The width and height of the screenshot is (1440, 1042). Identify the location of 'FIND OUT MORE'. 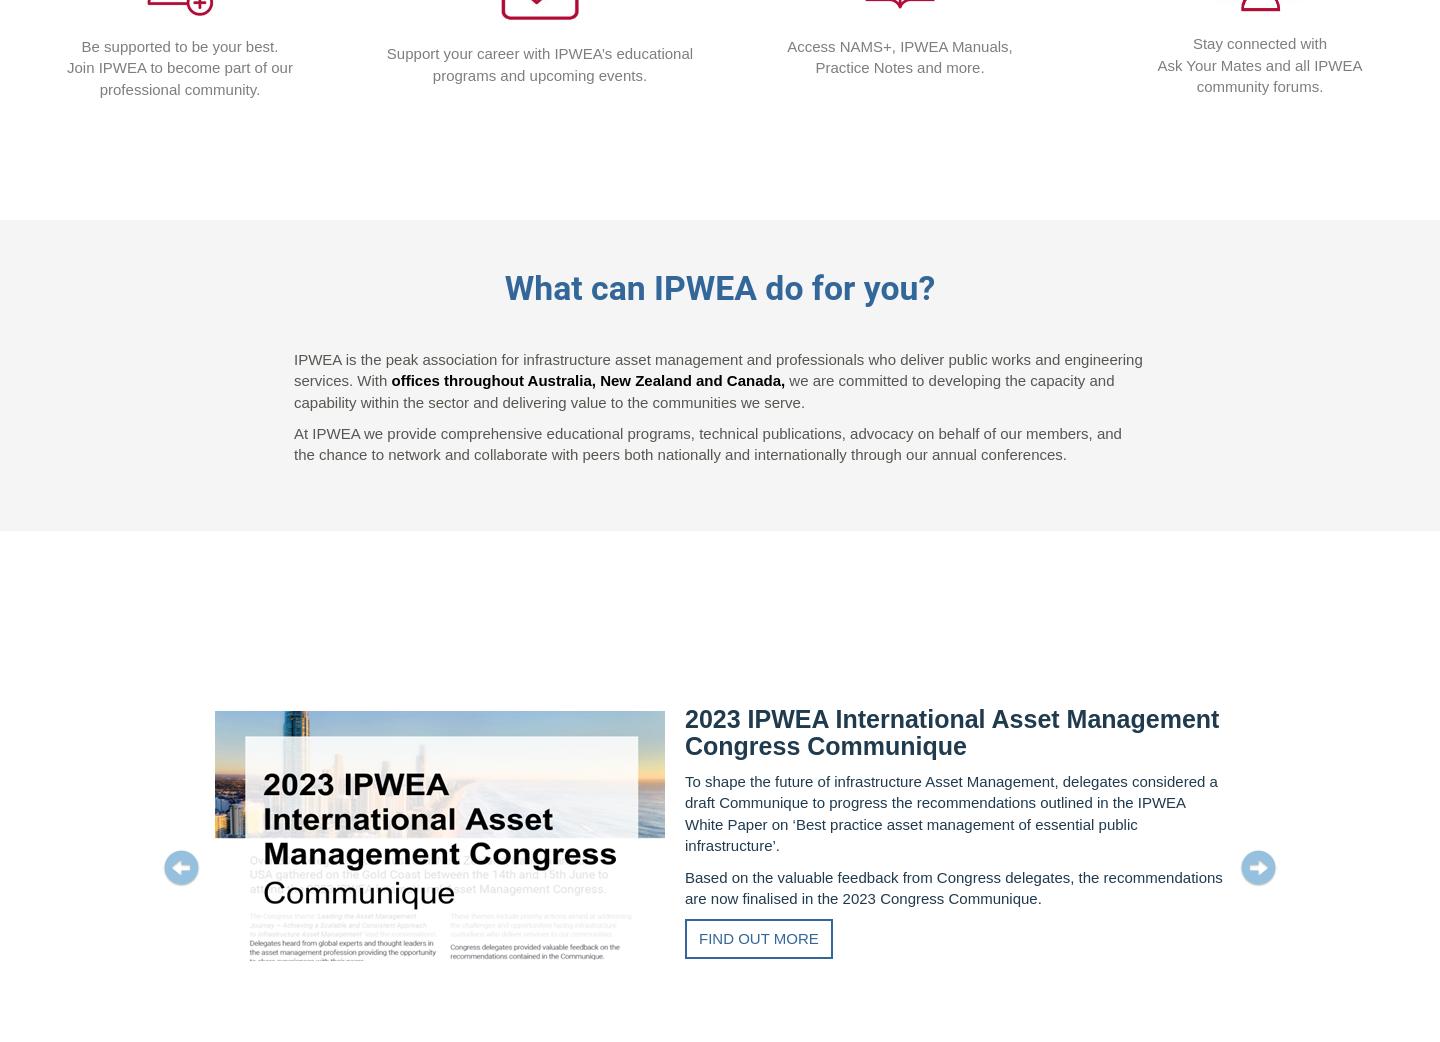
(698, 937).